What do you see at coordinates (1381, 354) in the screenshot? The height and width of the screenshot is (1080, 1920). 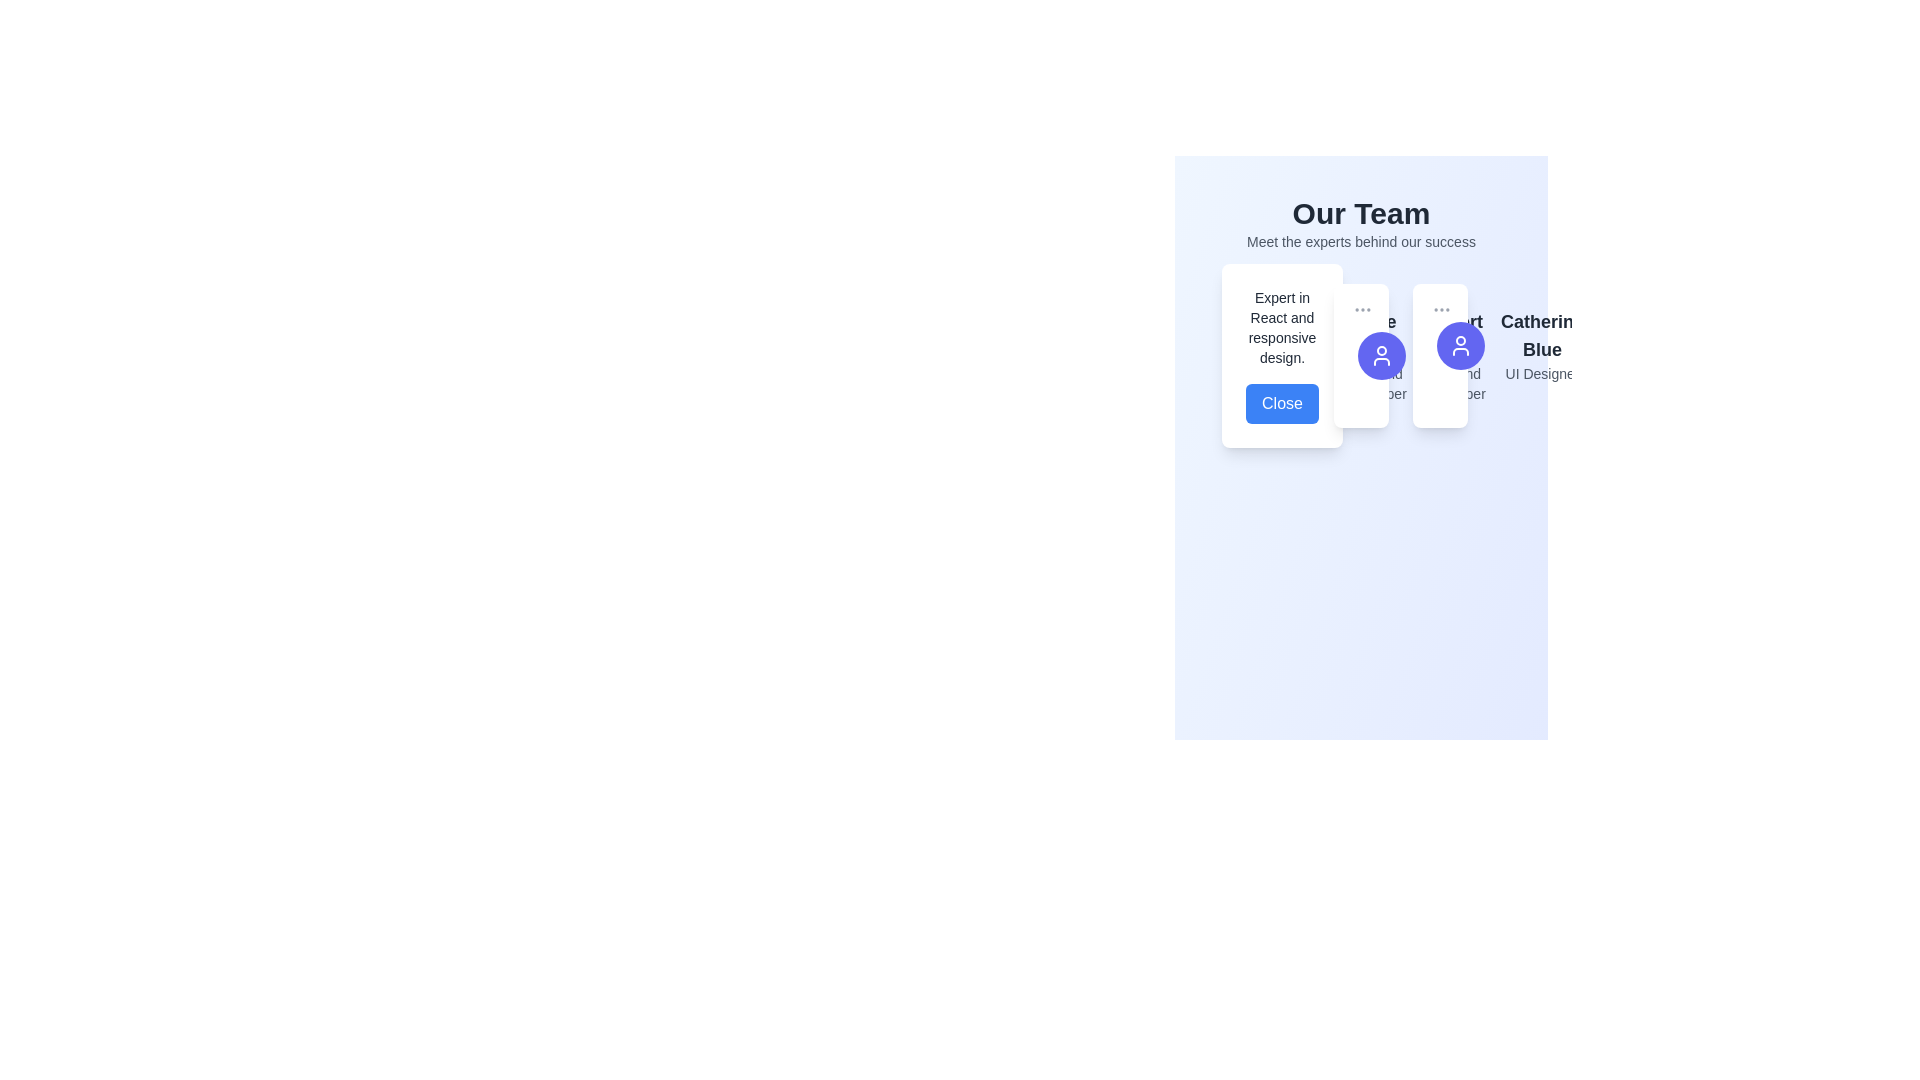 I see `the user profile icon inside the purple circular button` at bounding box center [1381, 354].